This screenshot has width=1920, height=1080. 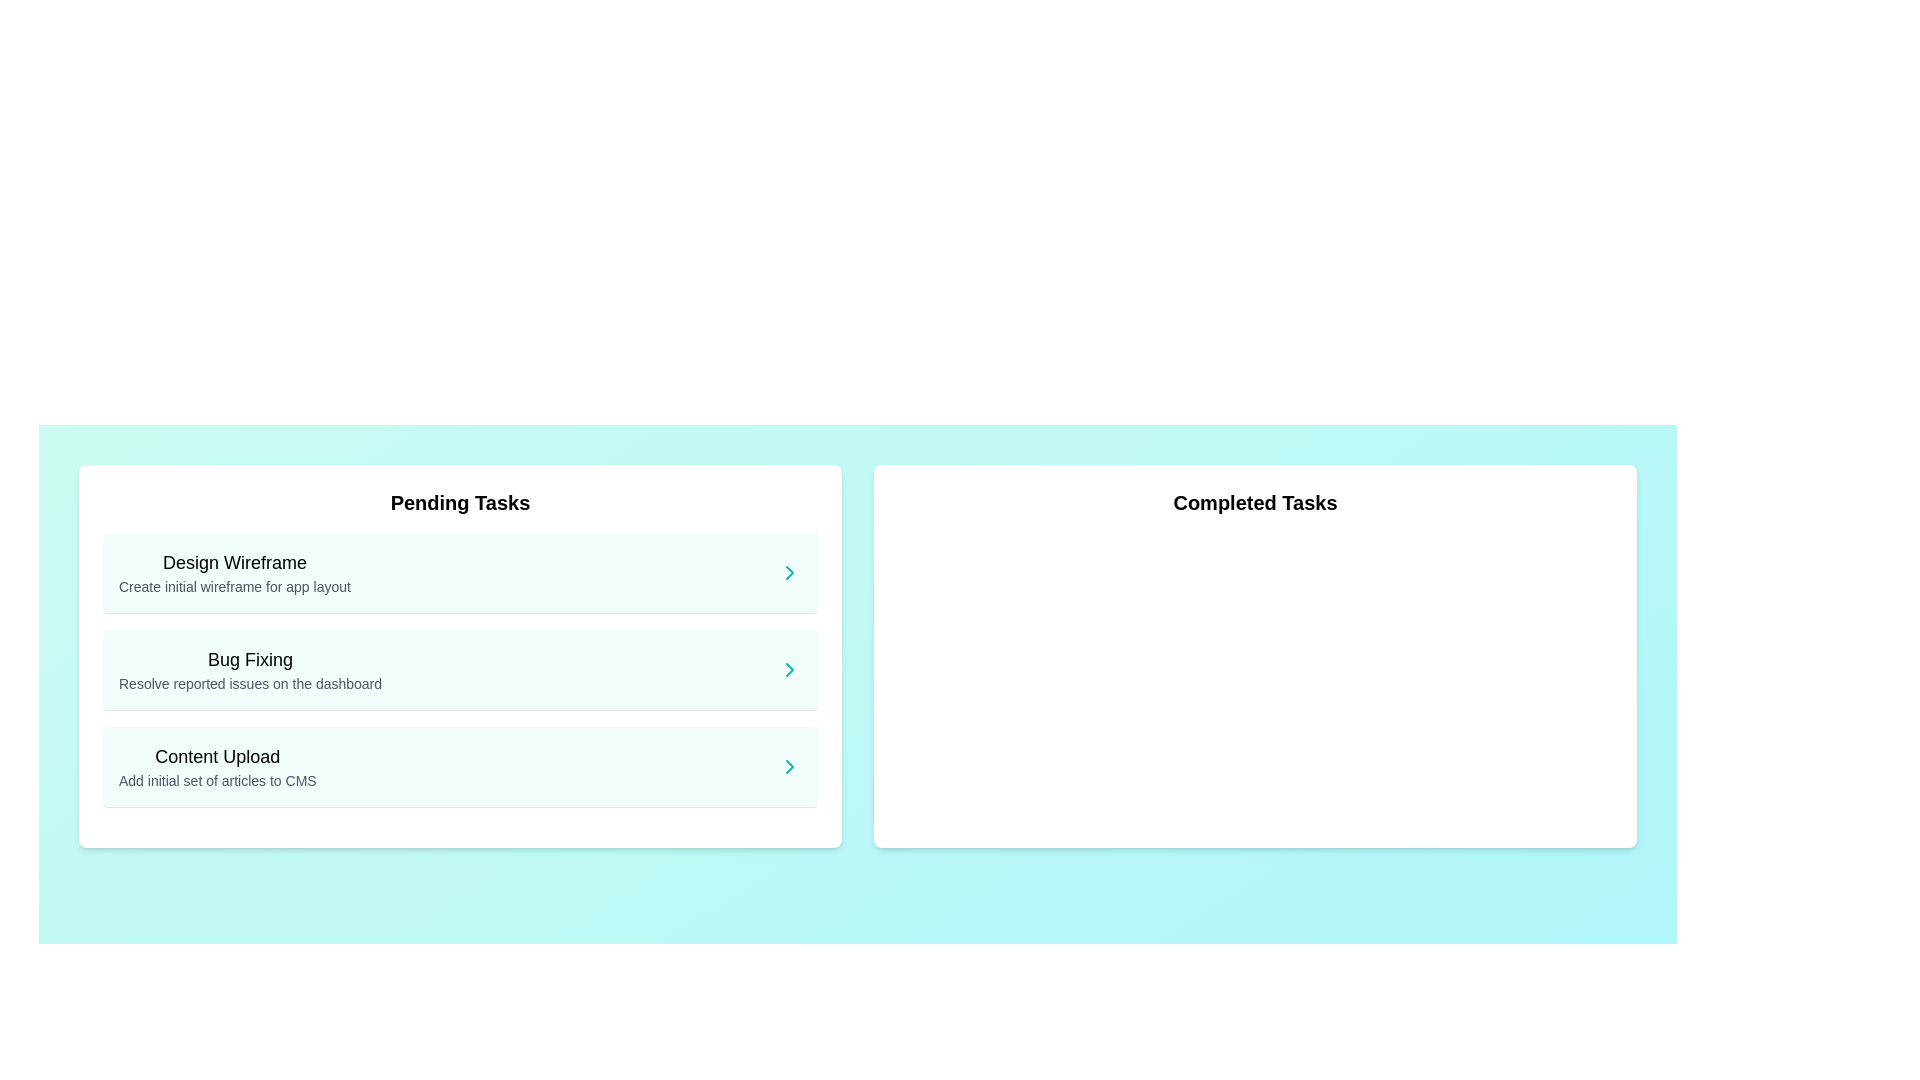 What do you see at coordinates (235, 563) in the screenshot?
I see `text of the title in the first task card located in the 'Pending Tasks' list on the left side of the layout` at bounding box center [235, 563].